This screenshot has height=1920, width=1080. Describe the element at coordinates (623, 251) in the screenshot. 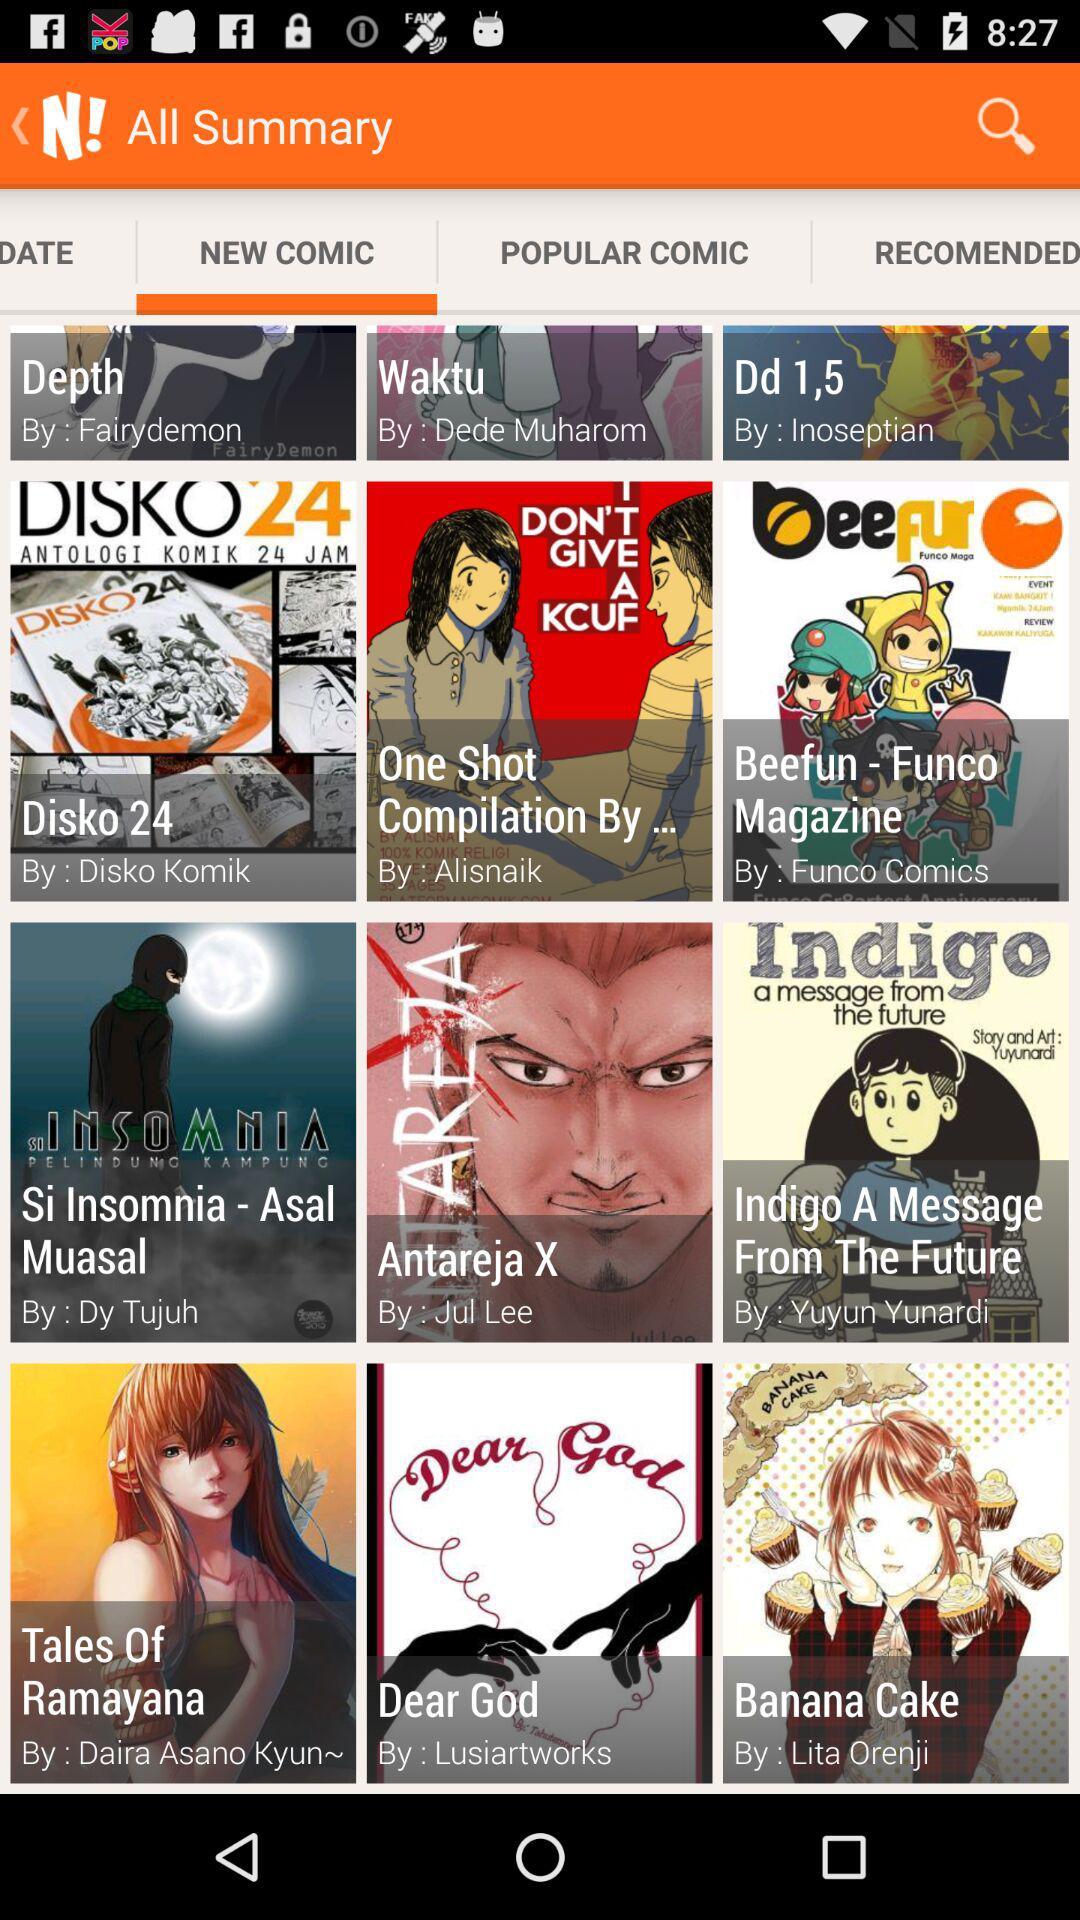

I see `the app to the right of the new comic app` at that location.